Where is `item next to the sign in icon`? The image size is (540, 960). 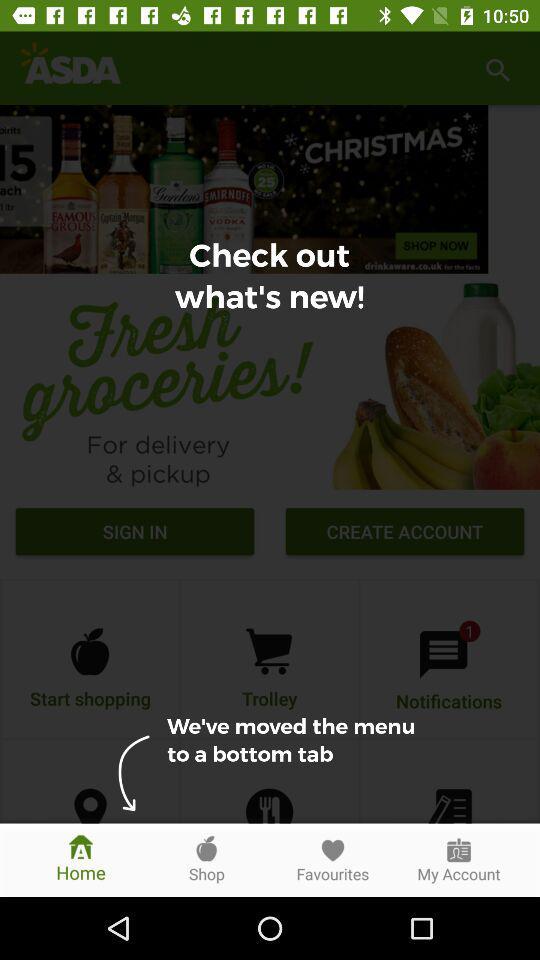
item next to the sign in icon is located at coordinates (405, 533).